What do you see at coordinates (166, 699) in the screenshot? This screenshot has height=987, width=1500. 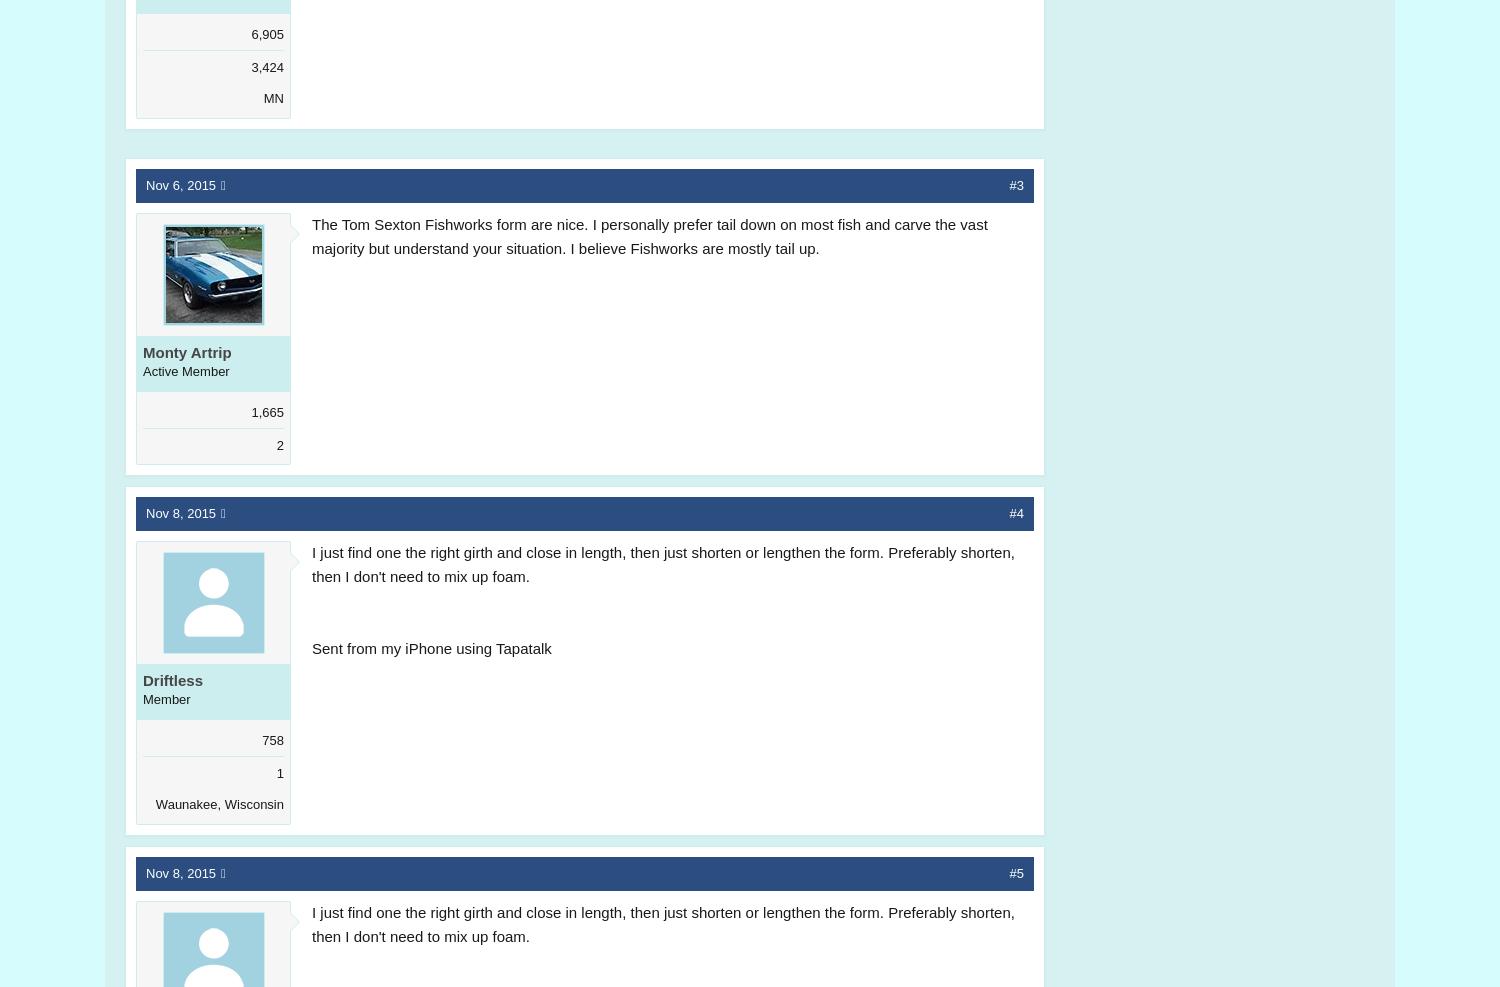 I see `'Member'` at bounding box center [166, 699].